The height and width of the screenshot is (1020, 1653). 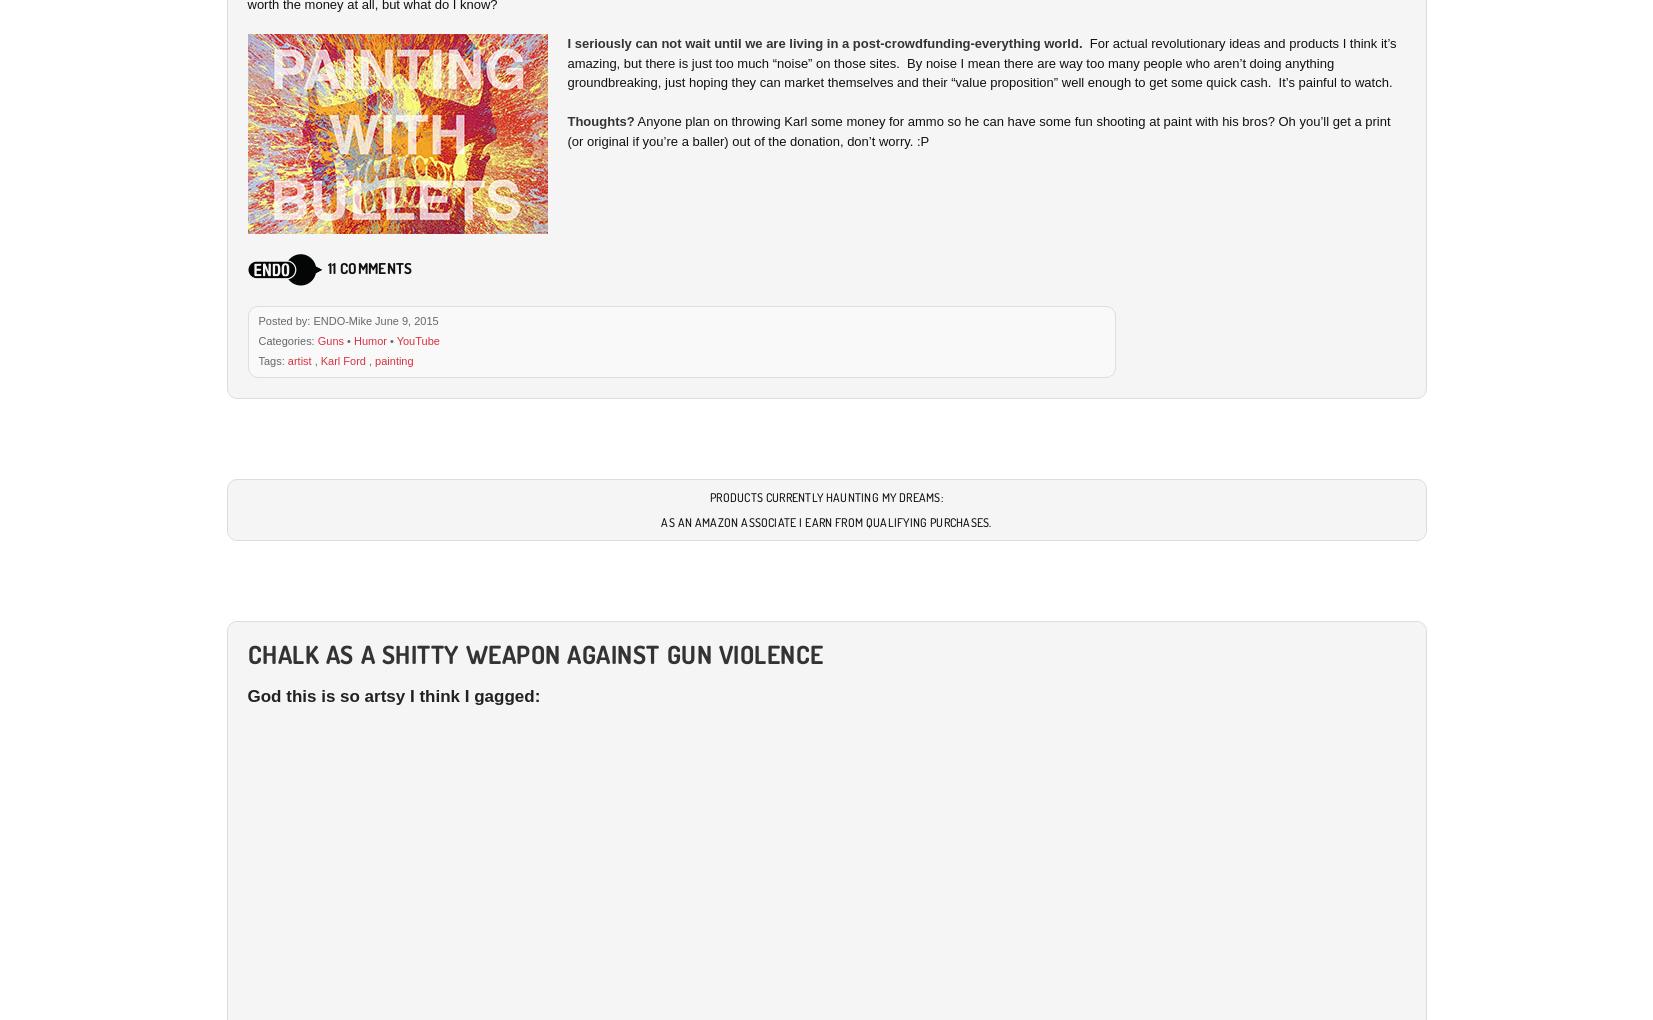 What do you see at coordinates (285, 358) in the screenshot?
I see `'artist'` at bounding box center [285, 358].